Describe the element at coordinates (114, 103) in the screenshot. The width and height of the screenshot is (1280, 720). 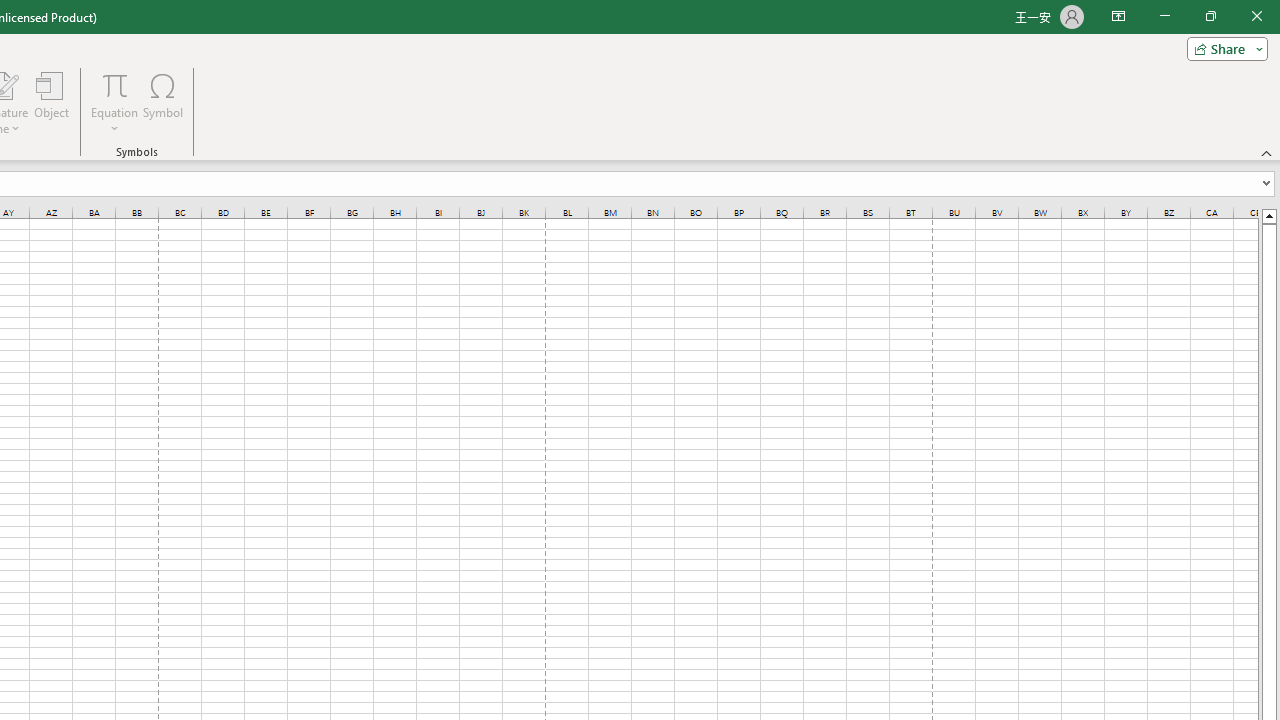
I see `'Equation'` at that location.